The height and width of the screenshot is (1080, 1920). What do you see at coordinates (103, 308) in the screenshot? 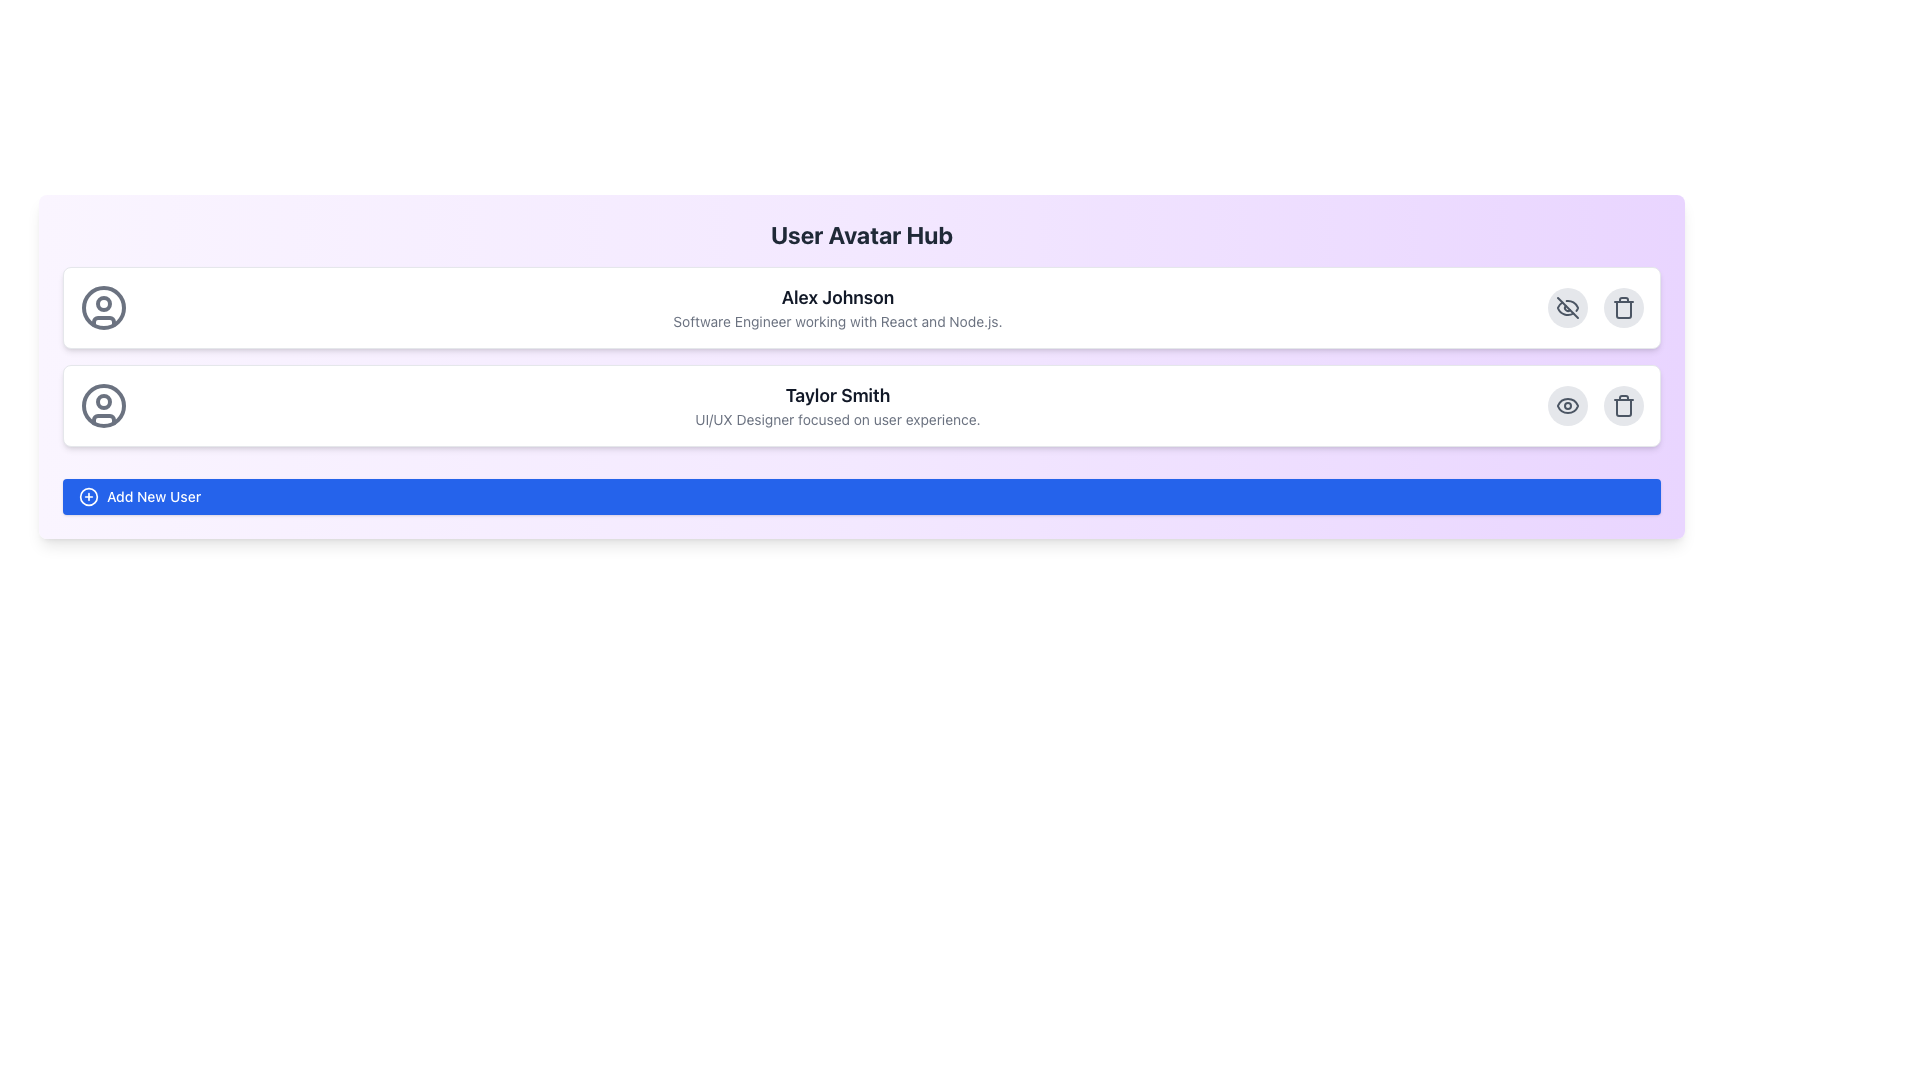
I see `the outermost circular contour of the user avatar icon located to the left of the text 'Alex Johnson'` at bounding box center [103, 308].